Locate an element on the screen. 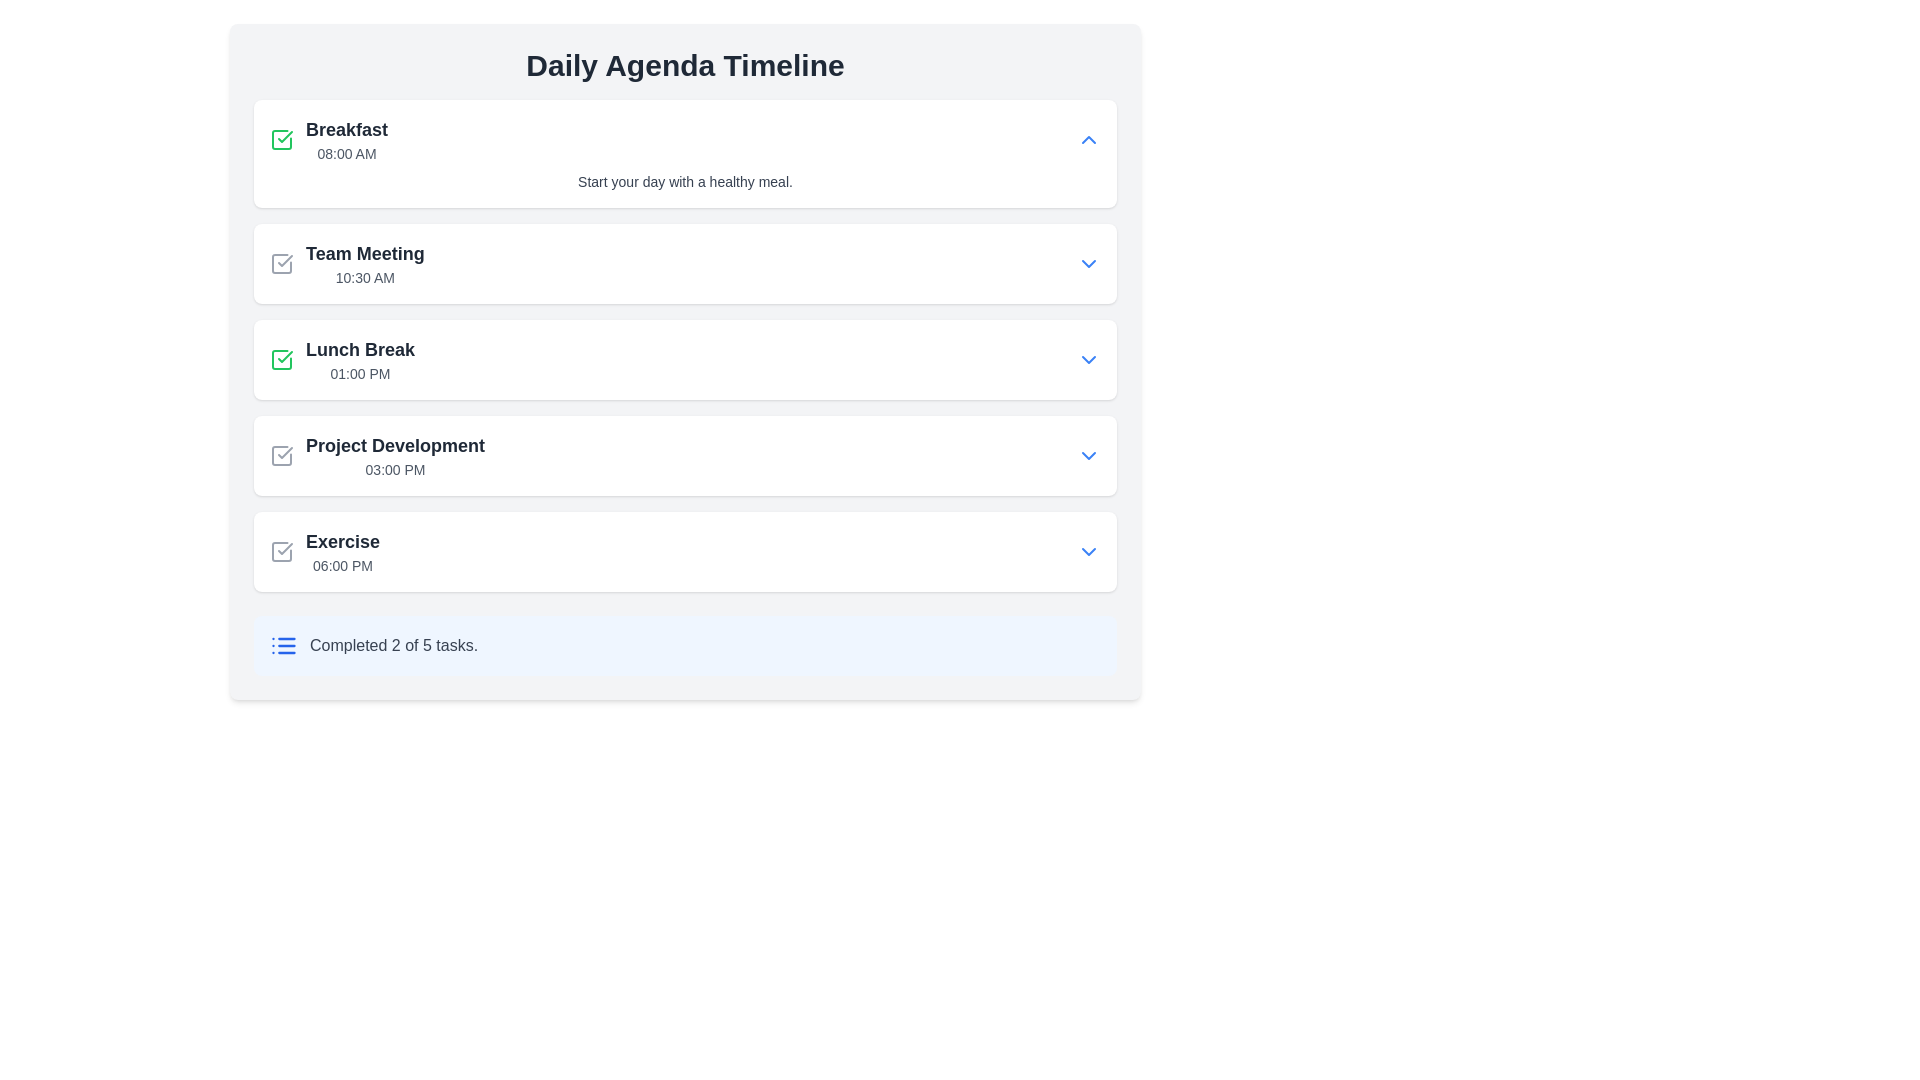 The height and width of the screenshot is (1080, 1920). the task completion status icon located to the left of the 'Completed 2 of 5 tasks.' text in the blue-highlighted section is located at coordinates (282, 645).